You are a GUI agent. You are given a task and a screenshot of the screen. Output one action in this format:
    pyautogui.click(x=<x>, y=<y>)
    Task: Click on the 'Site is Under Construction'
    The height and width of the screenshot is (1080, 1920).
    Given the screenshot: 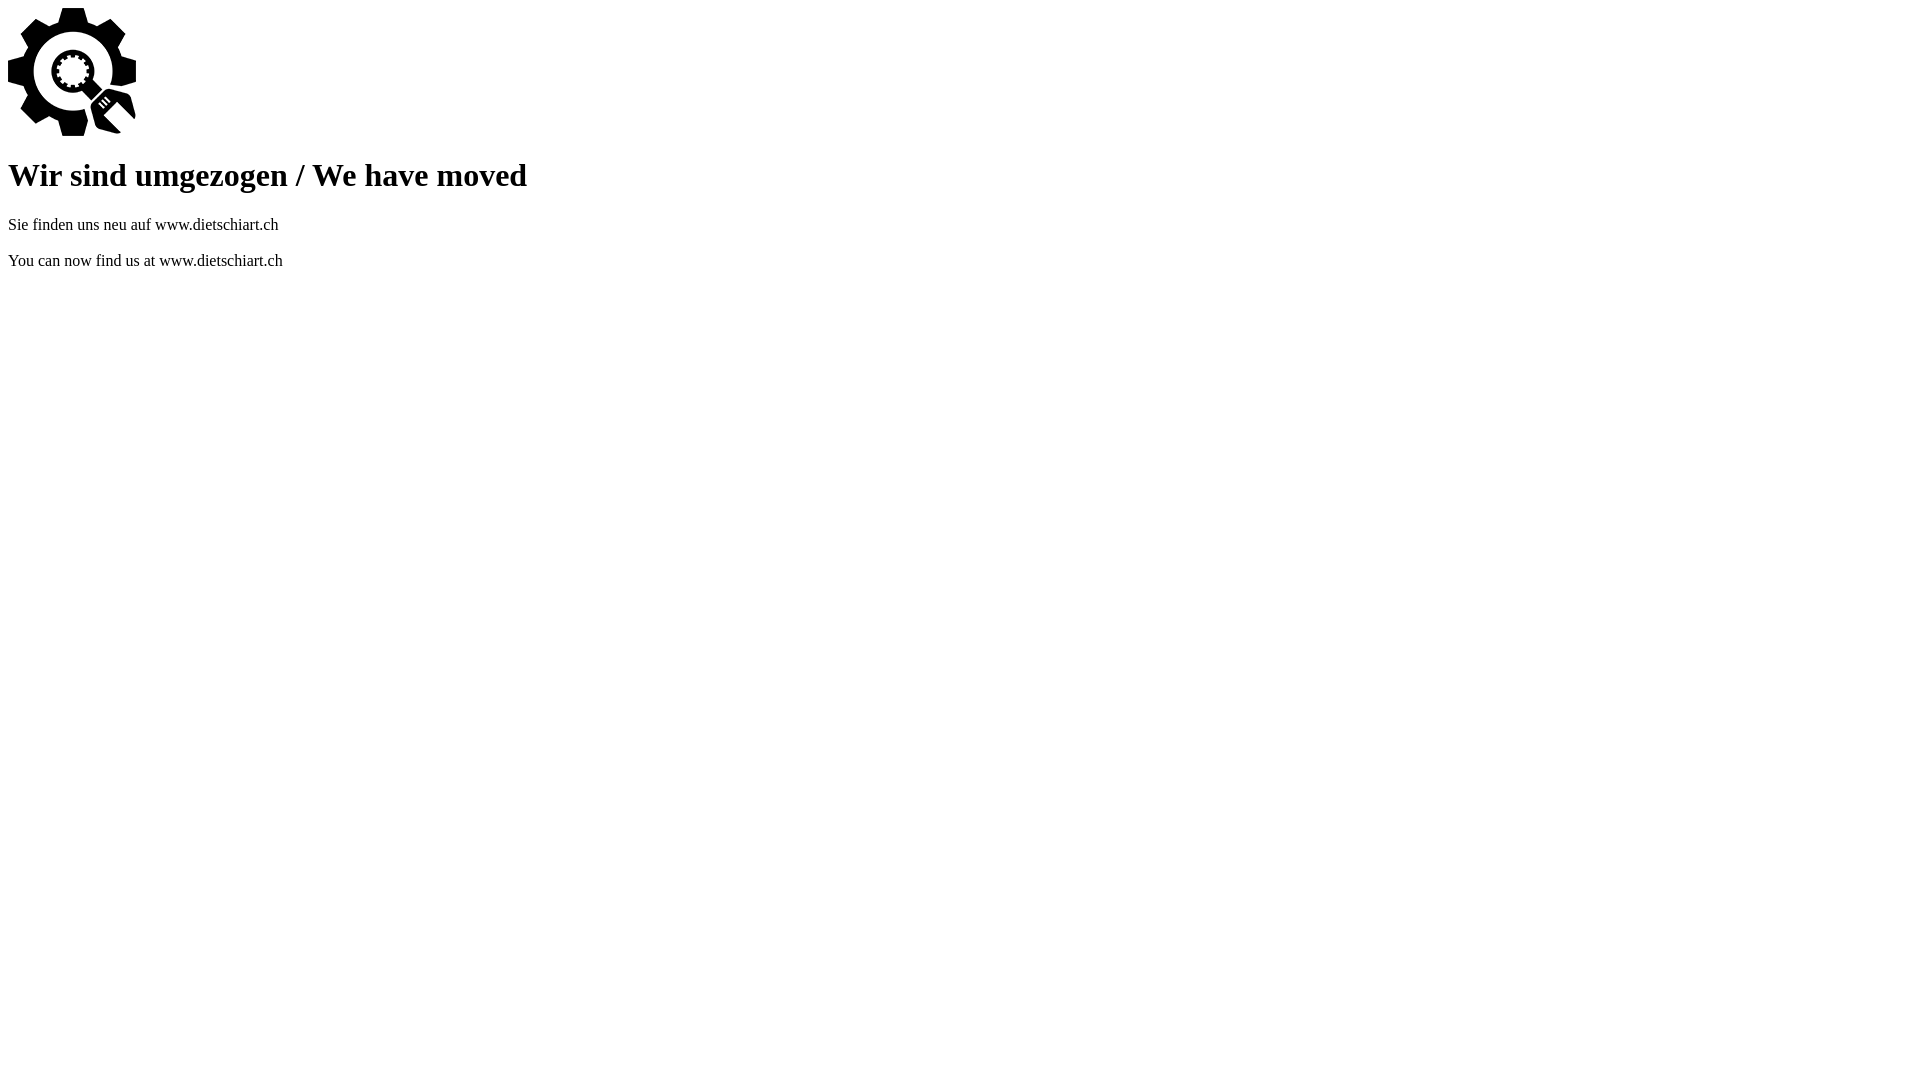 What is the action you would take?
    pyautogui.click(x=72, y=71)
    